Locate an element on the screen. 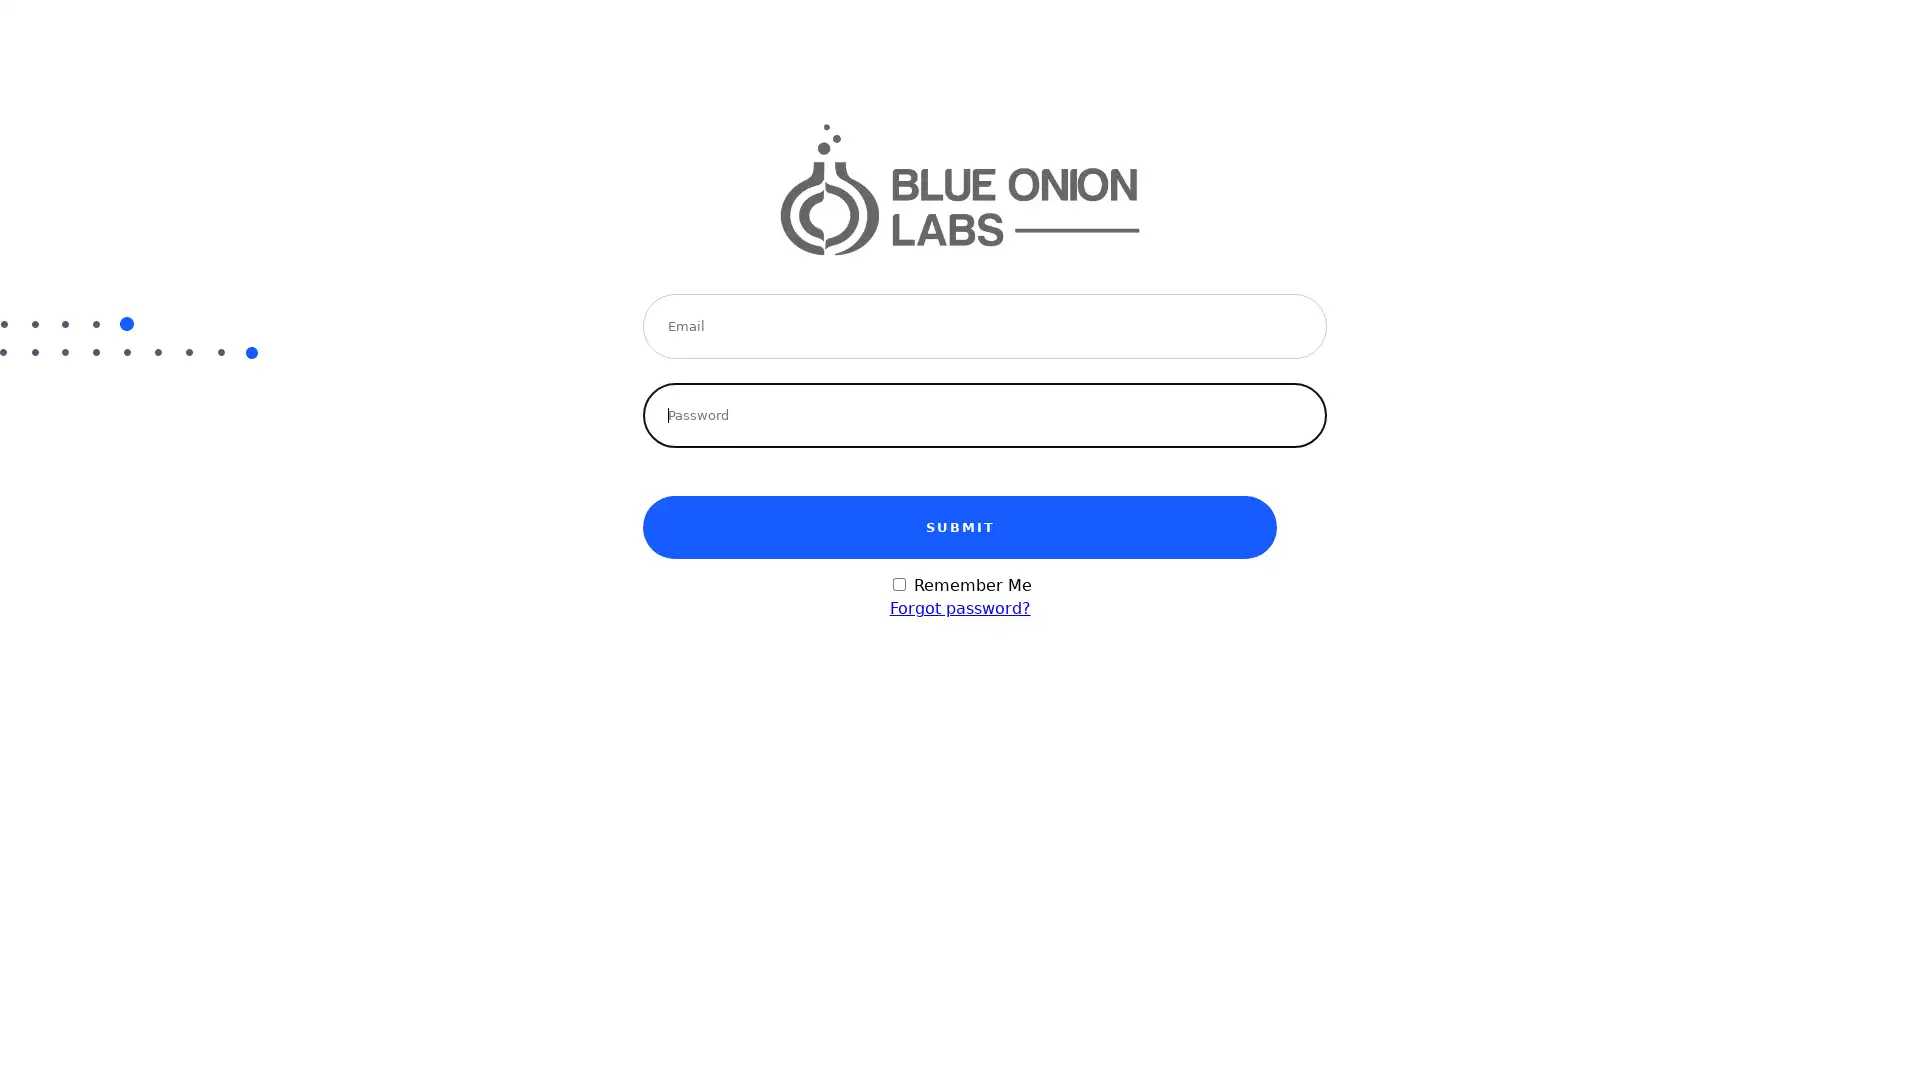  SUBMIT is located at coordinates (958, 526).